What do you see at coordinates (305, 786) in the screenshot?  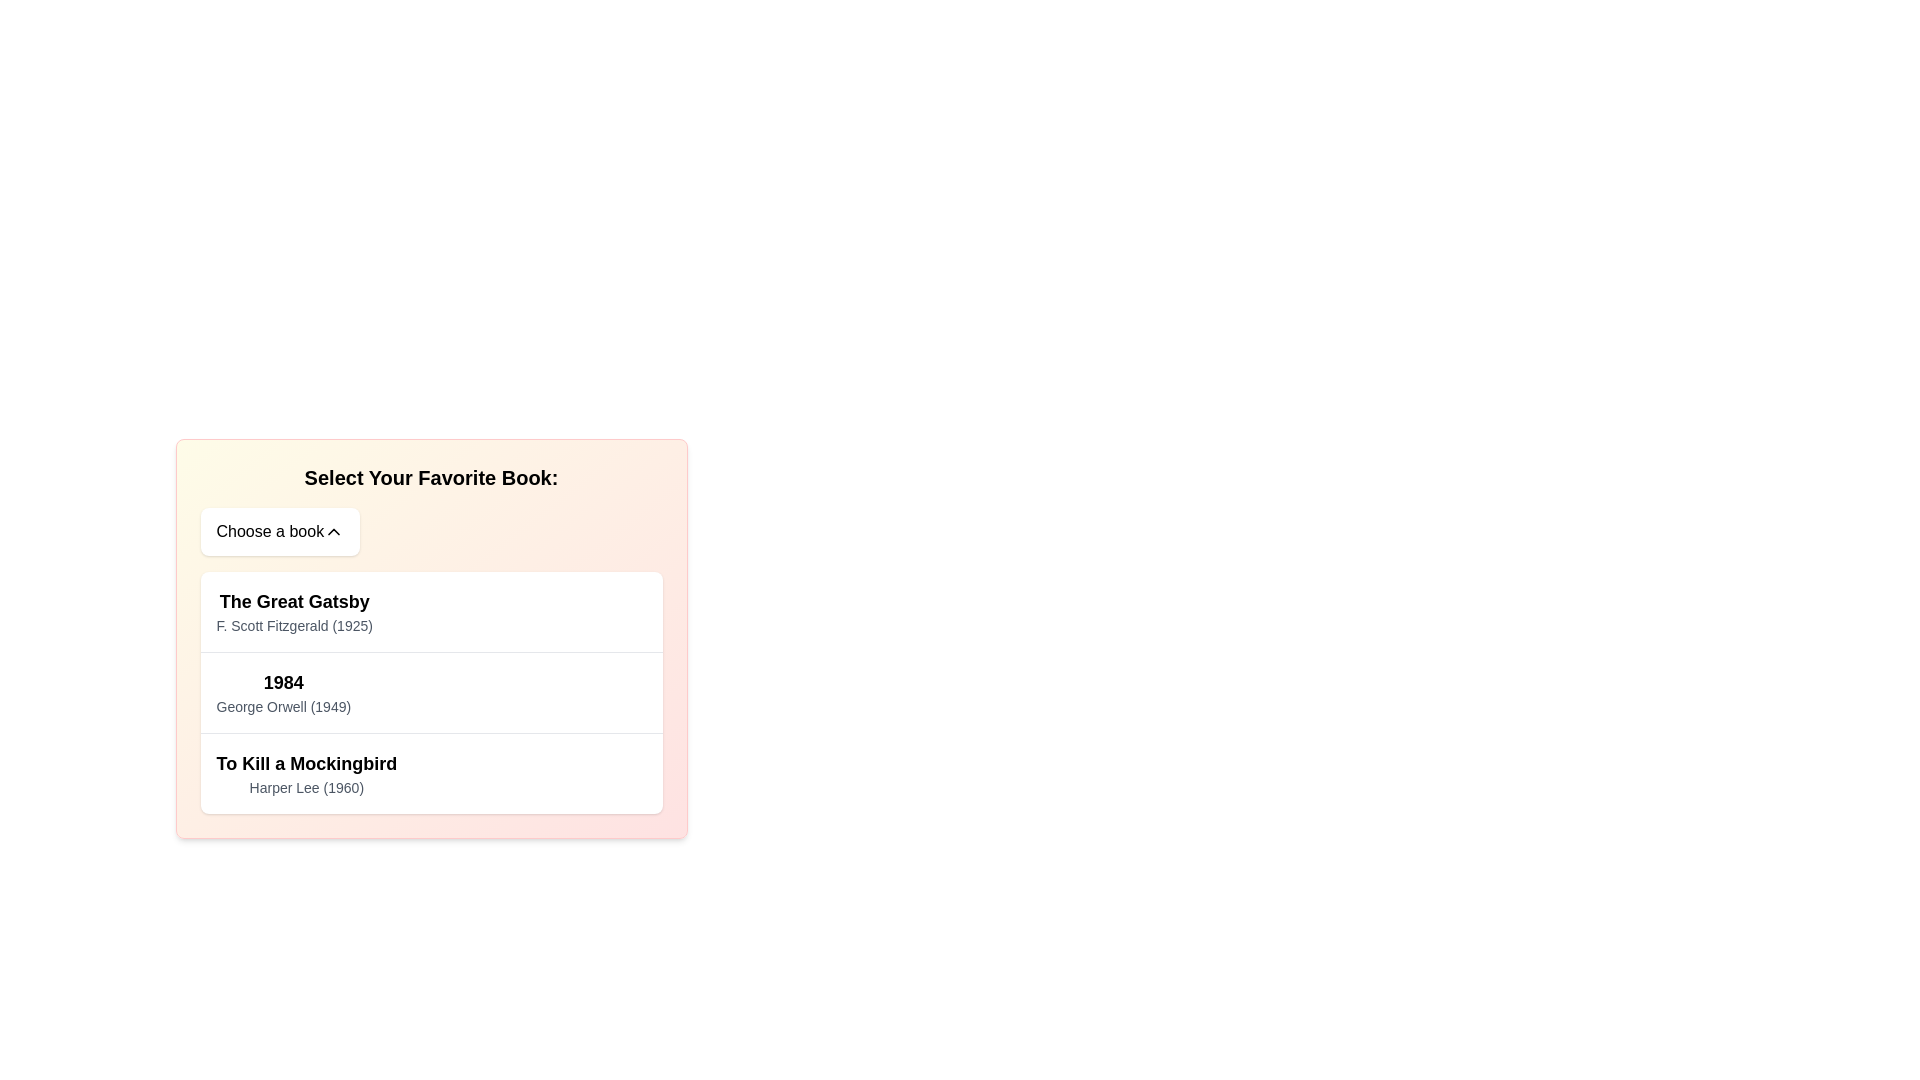 I see `the text label displaying 'Harper Lee (1960)', which is a smaller, gray text located directly below the title 'To Kill a Mockingbird'` at bounding box center [305, 786].